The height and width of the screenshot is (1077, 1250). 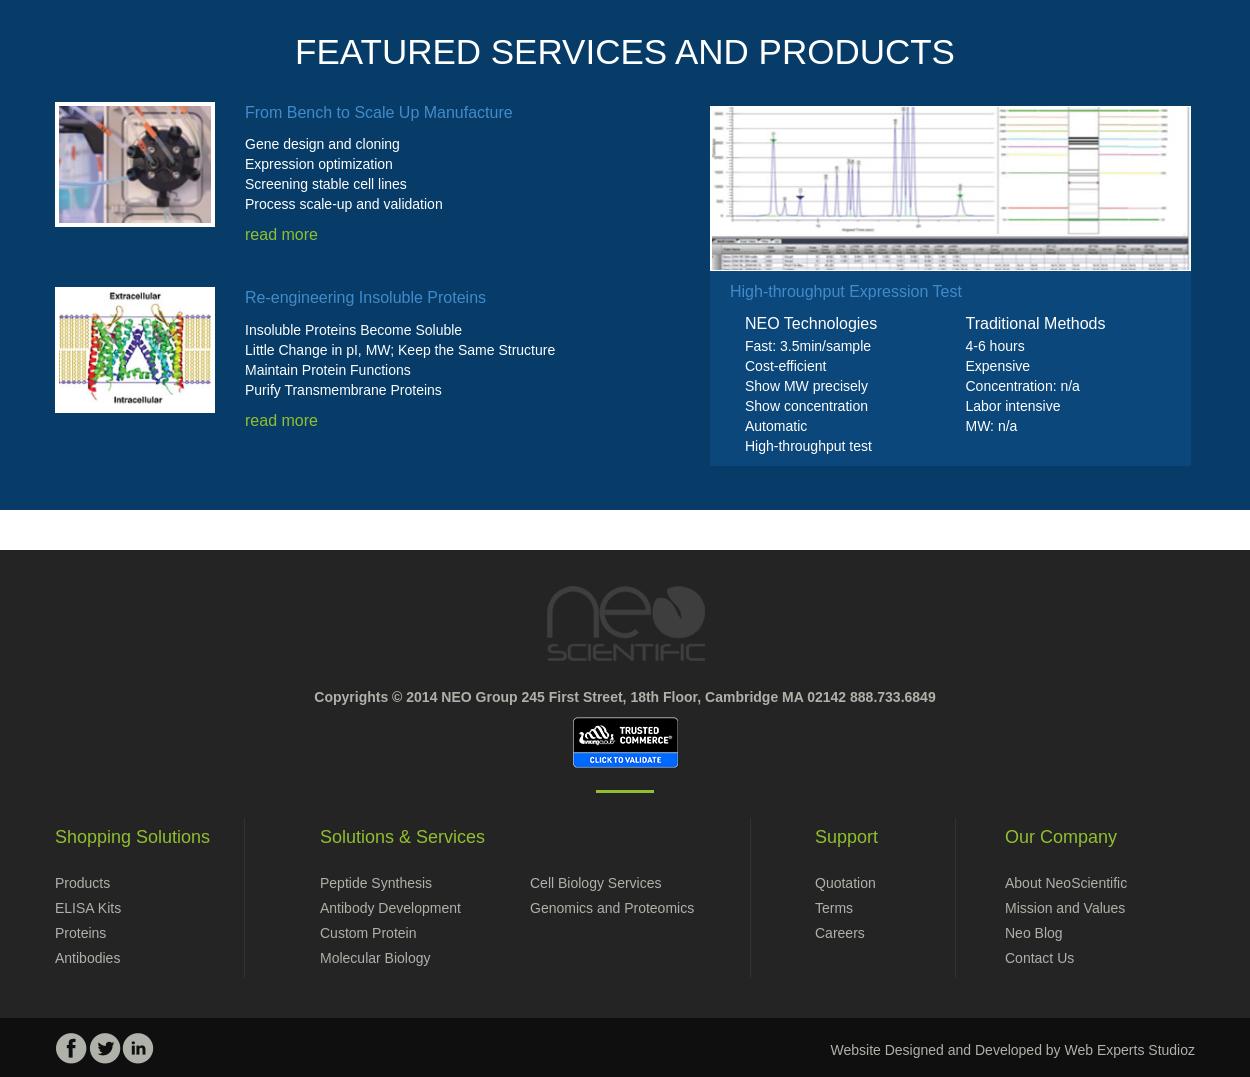 What do you see at coordinates (845, 836) in the screenshot?
I see `'Support'` at bounding box center [845, 836].